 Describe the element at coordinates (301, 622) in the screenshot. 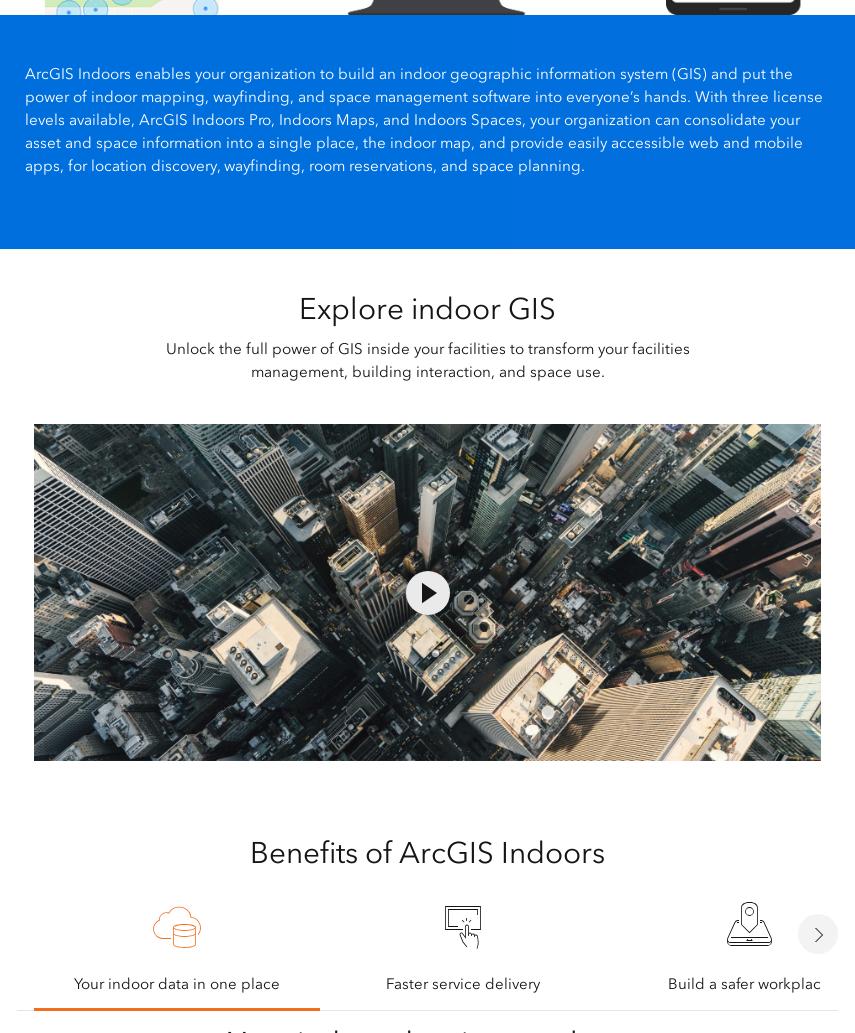

I see `'Special Programs'` at that location.